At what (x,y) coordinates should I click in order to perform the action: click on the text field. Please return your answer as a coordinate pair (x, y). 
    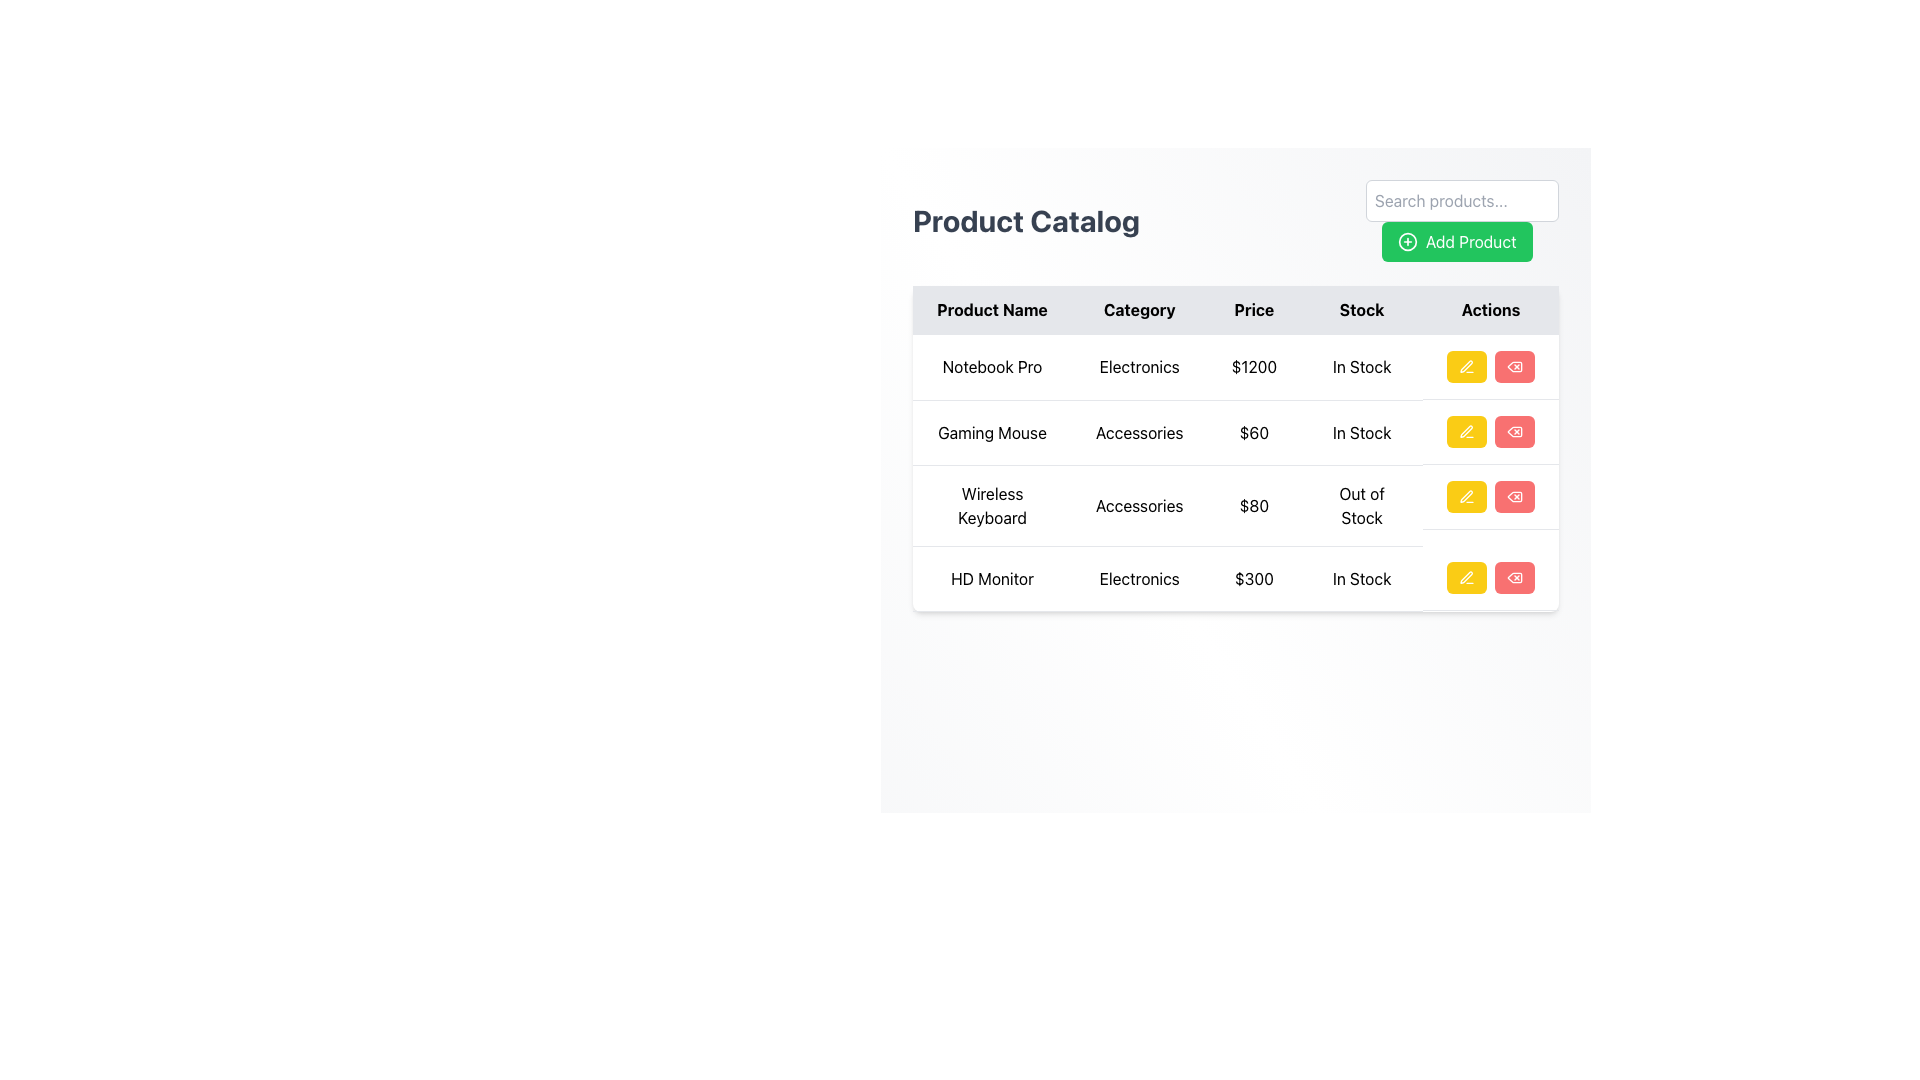
    Looking at the image, I should click on (1235, 446).